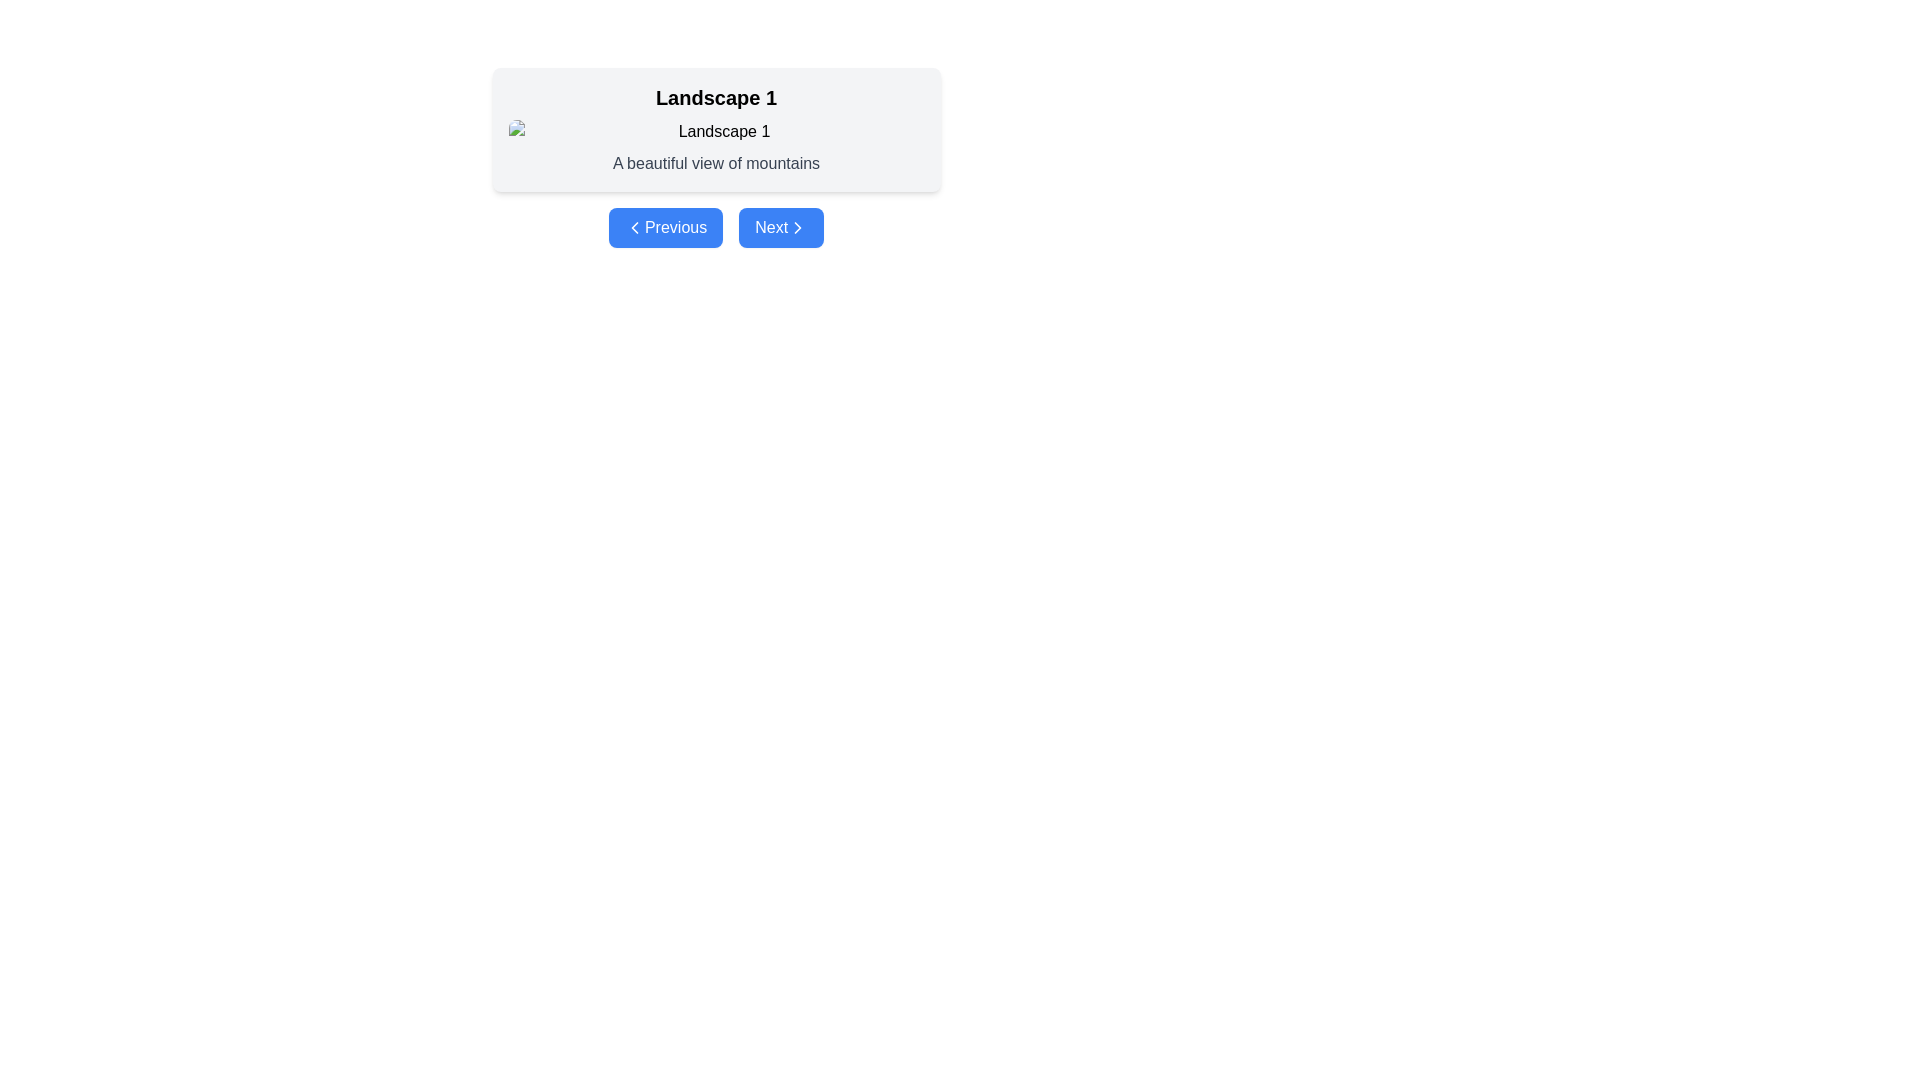  I want to click on the 'Previous' button, which is a rectangular button with white text on a blue background and a leftward-pointing arrow icon, so click(666, 226).